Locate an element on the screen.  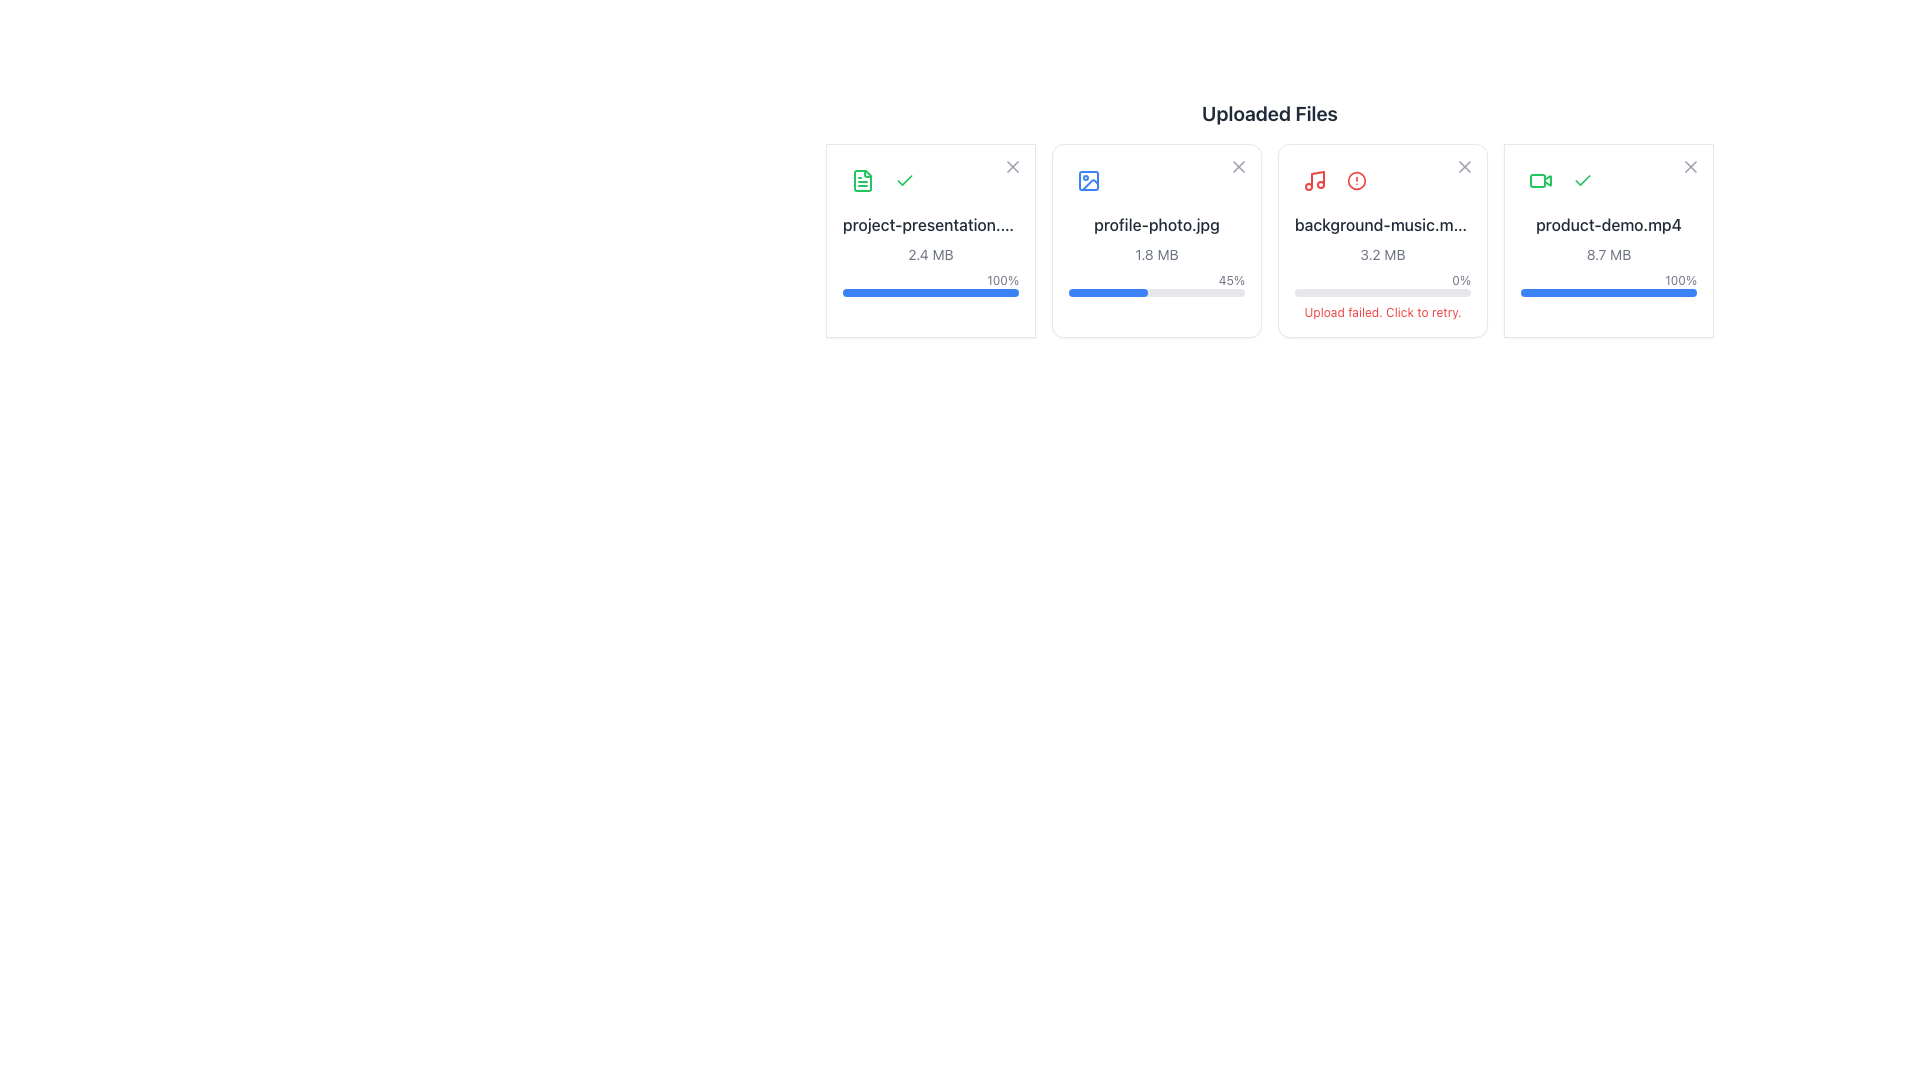
the upload progress for 'profile-photo.jpg' is located at coordinates (1155, 293).